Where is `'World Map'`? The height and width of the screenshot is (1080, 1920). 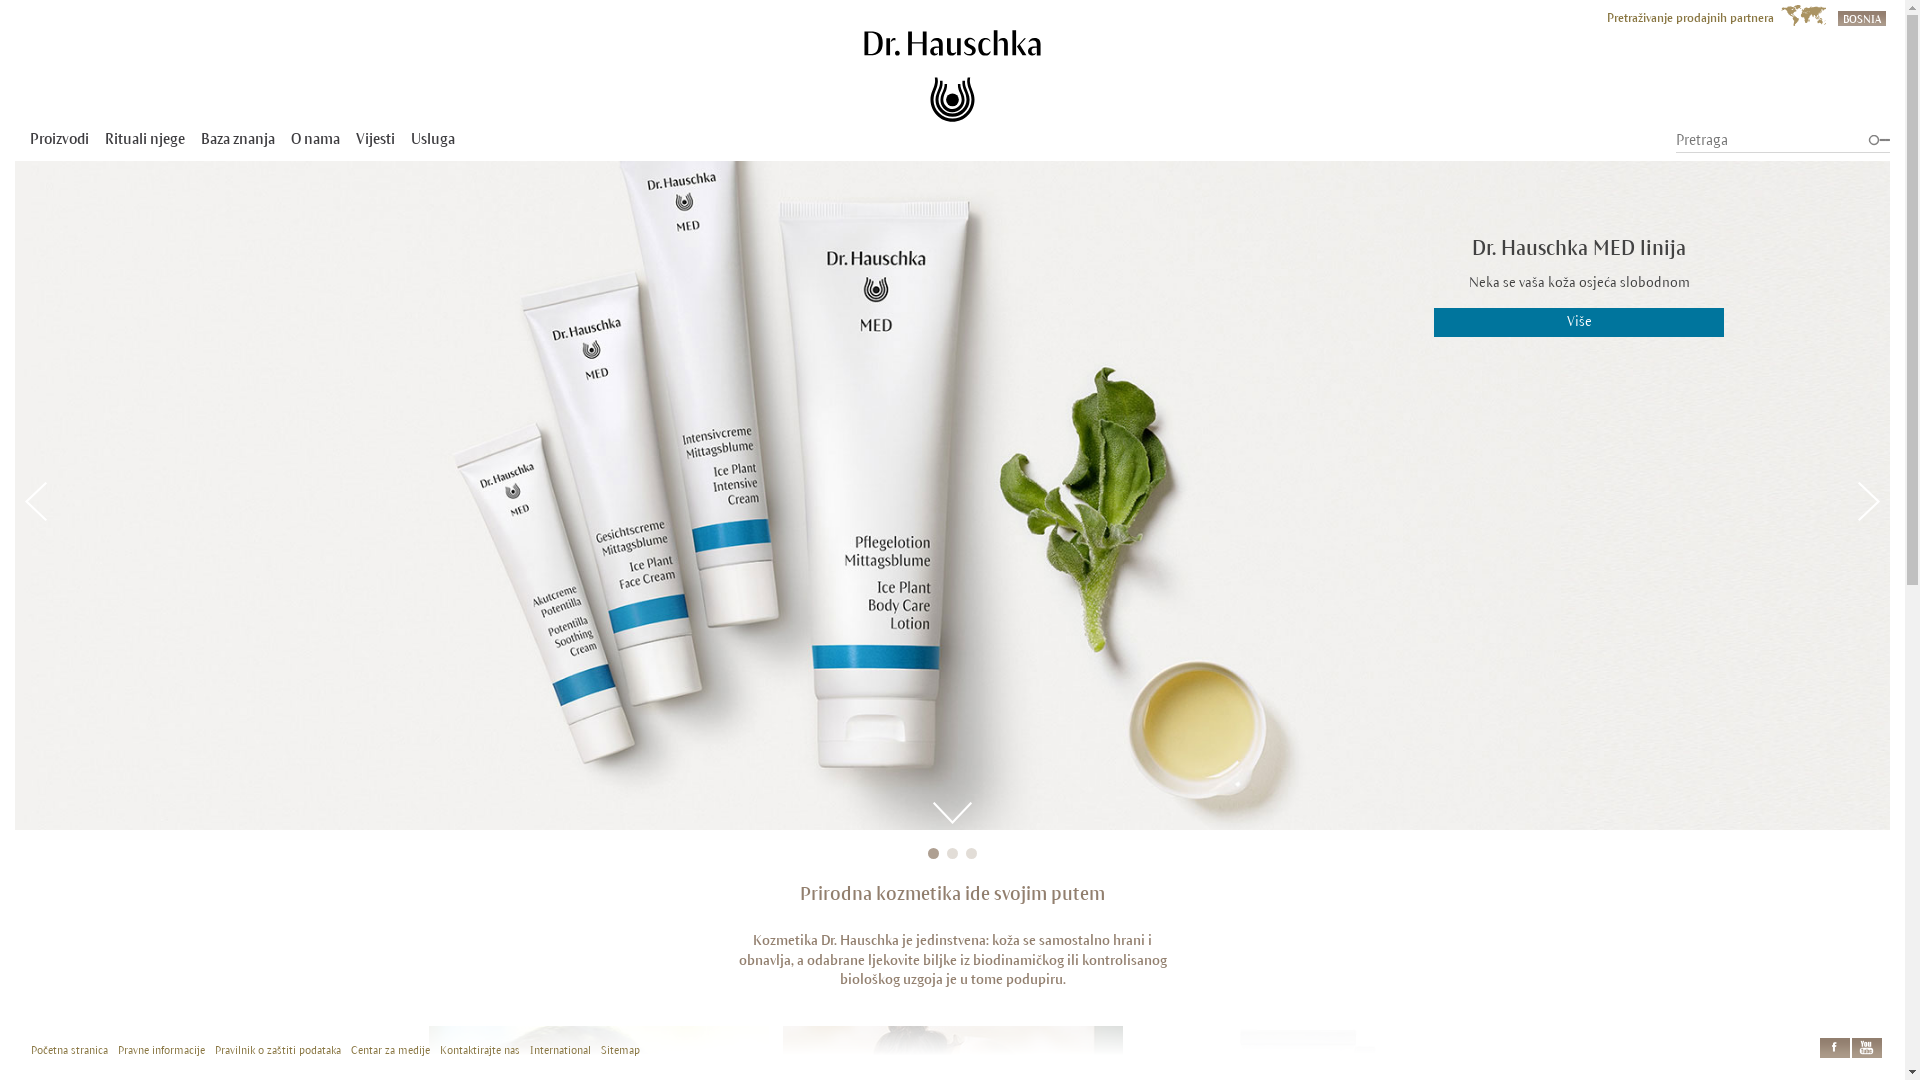 'World Map' is located at coordinates (1803, 15).